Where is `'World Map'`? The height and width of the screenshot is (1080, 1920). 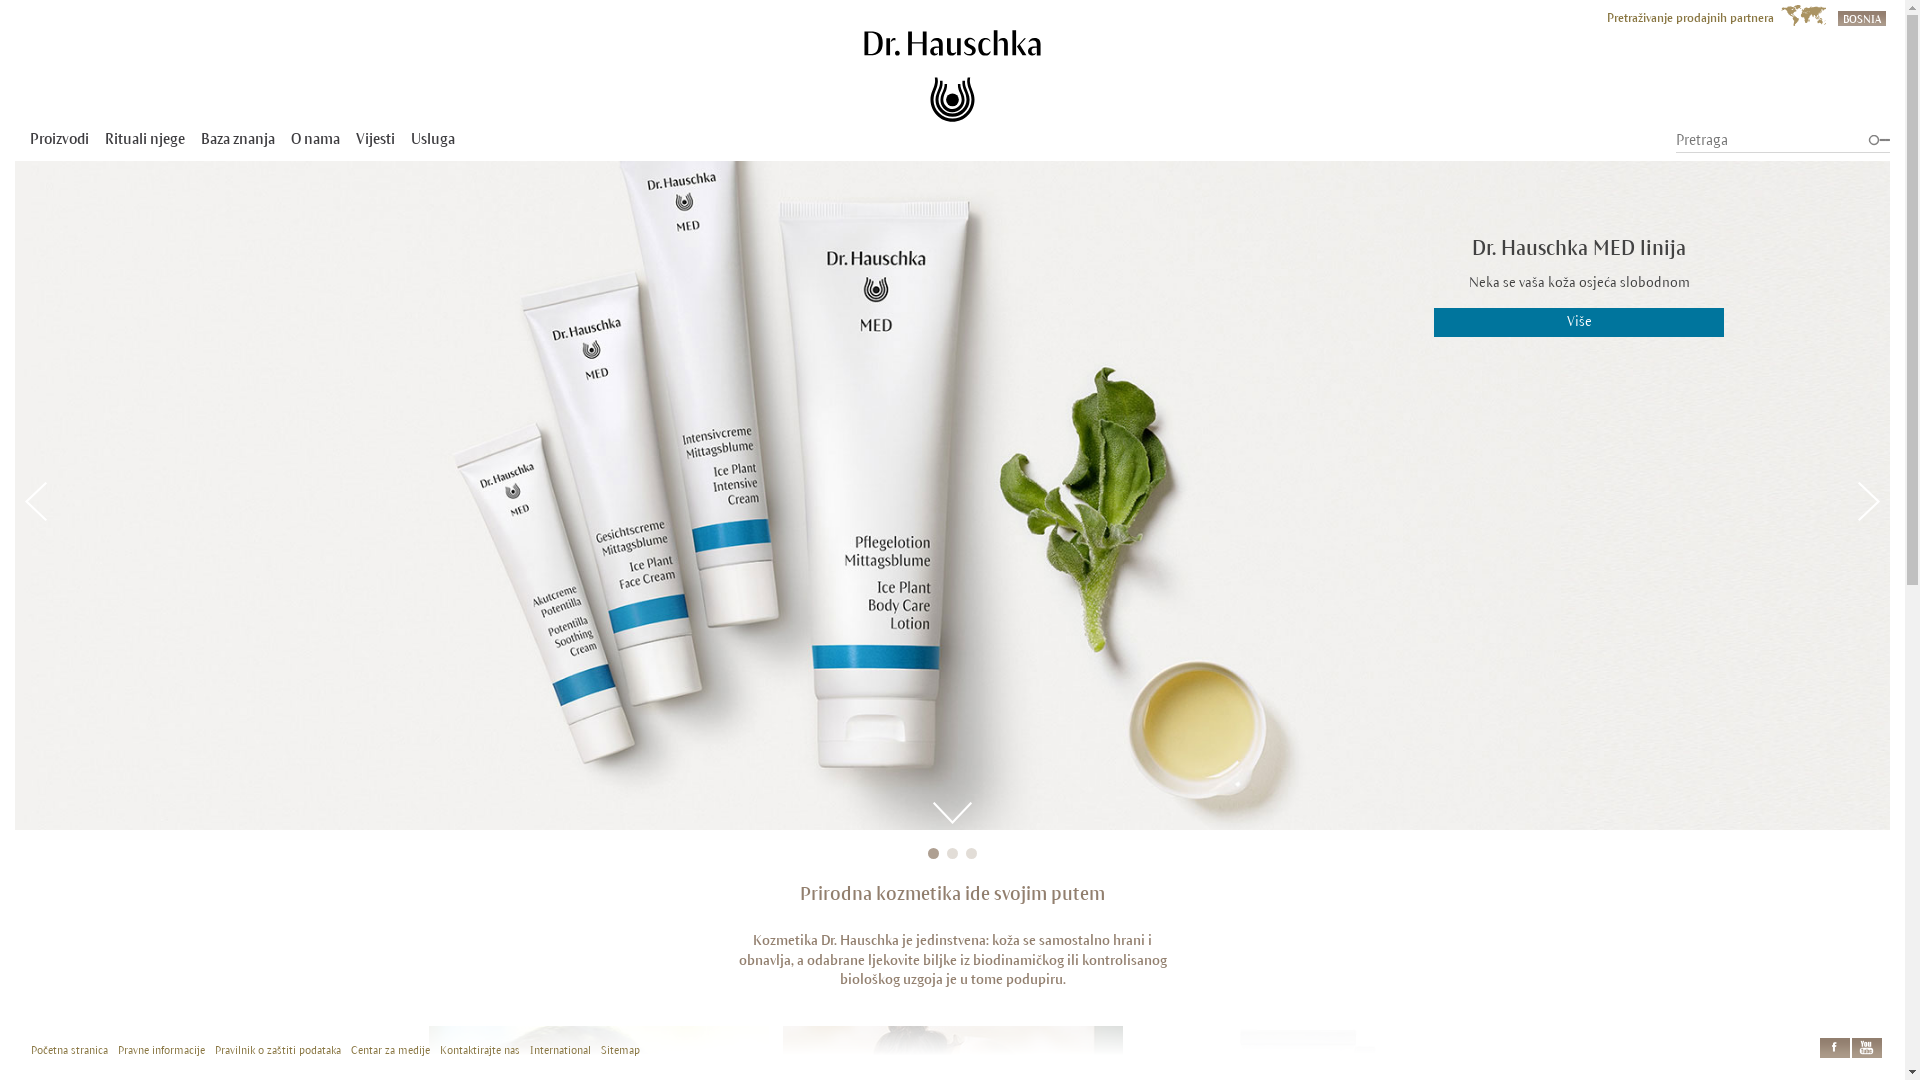 'World Map' is located at coordinates (1803, 15).